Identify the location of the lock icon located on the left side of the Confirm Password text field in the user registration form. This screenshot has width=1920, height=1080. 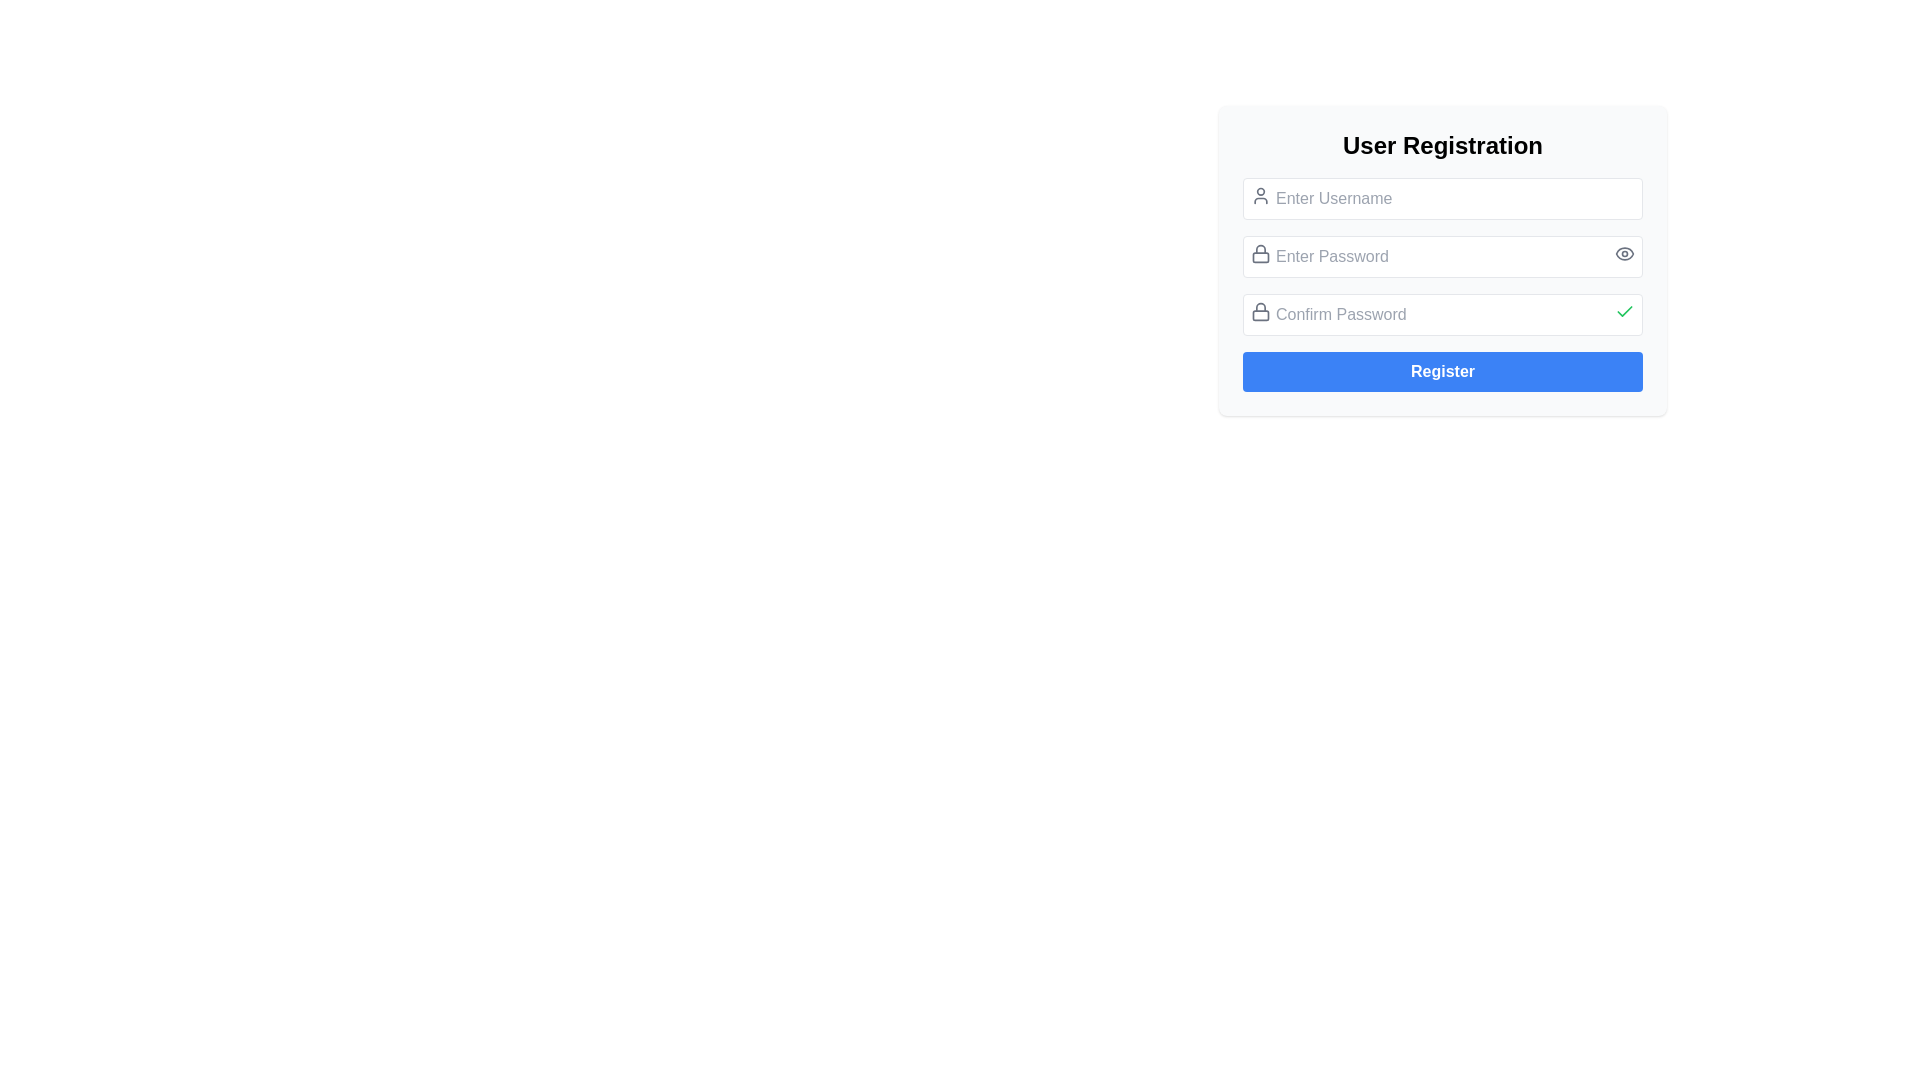
(1260, 312).